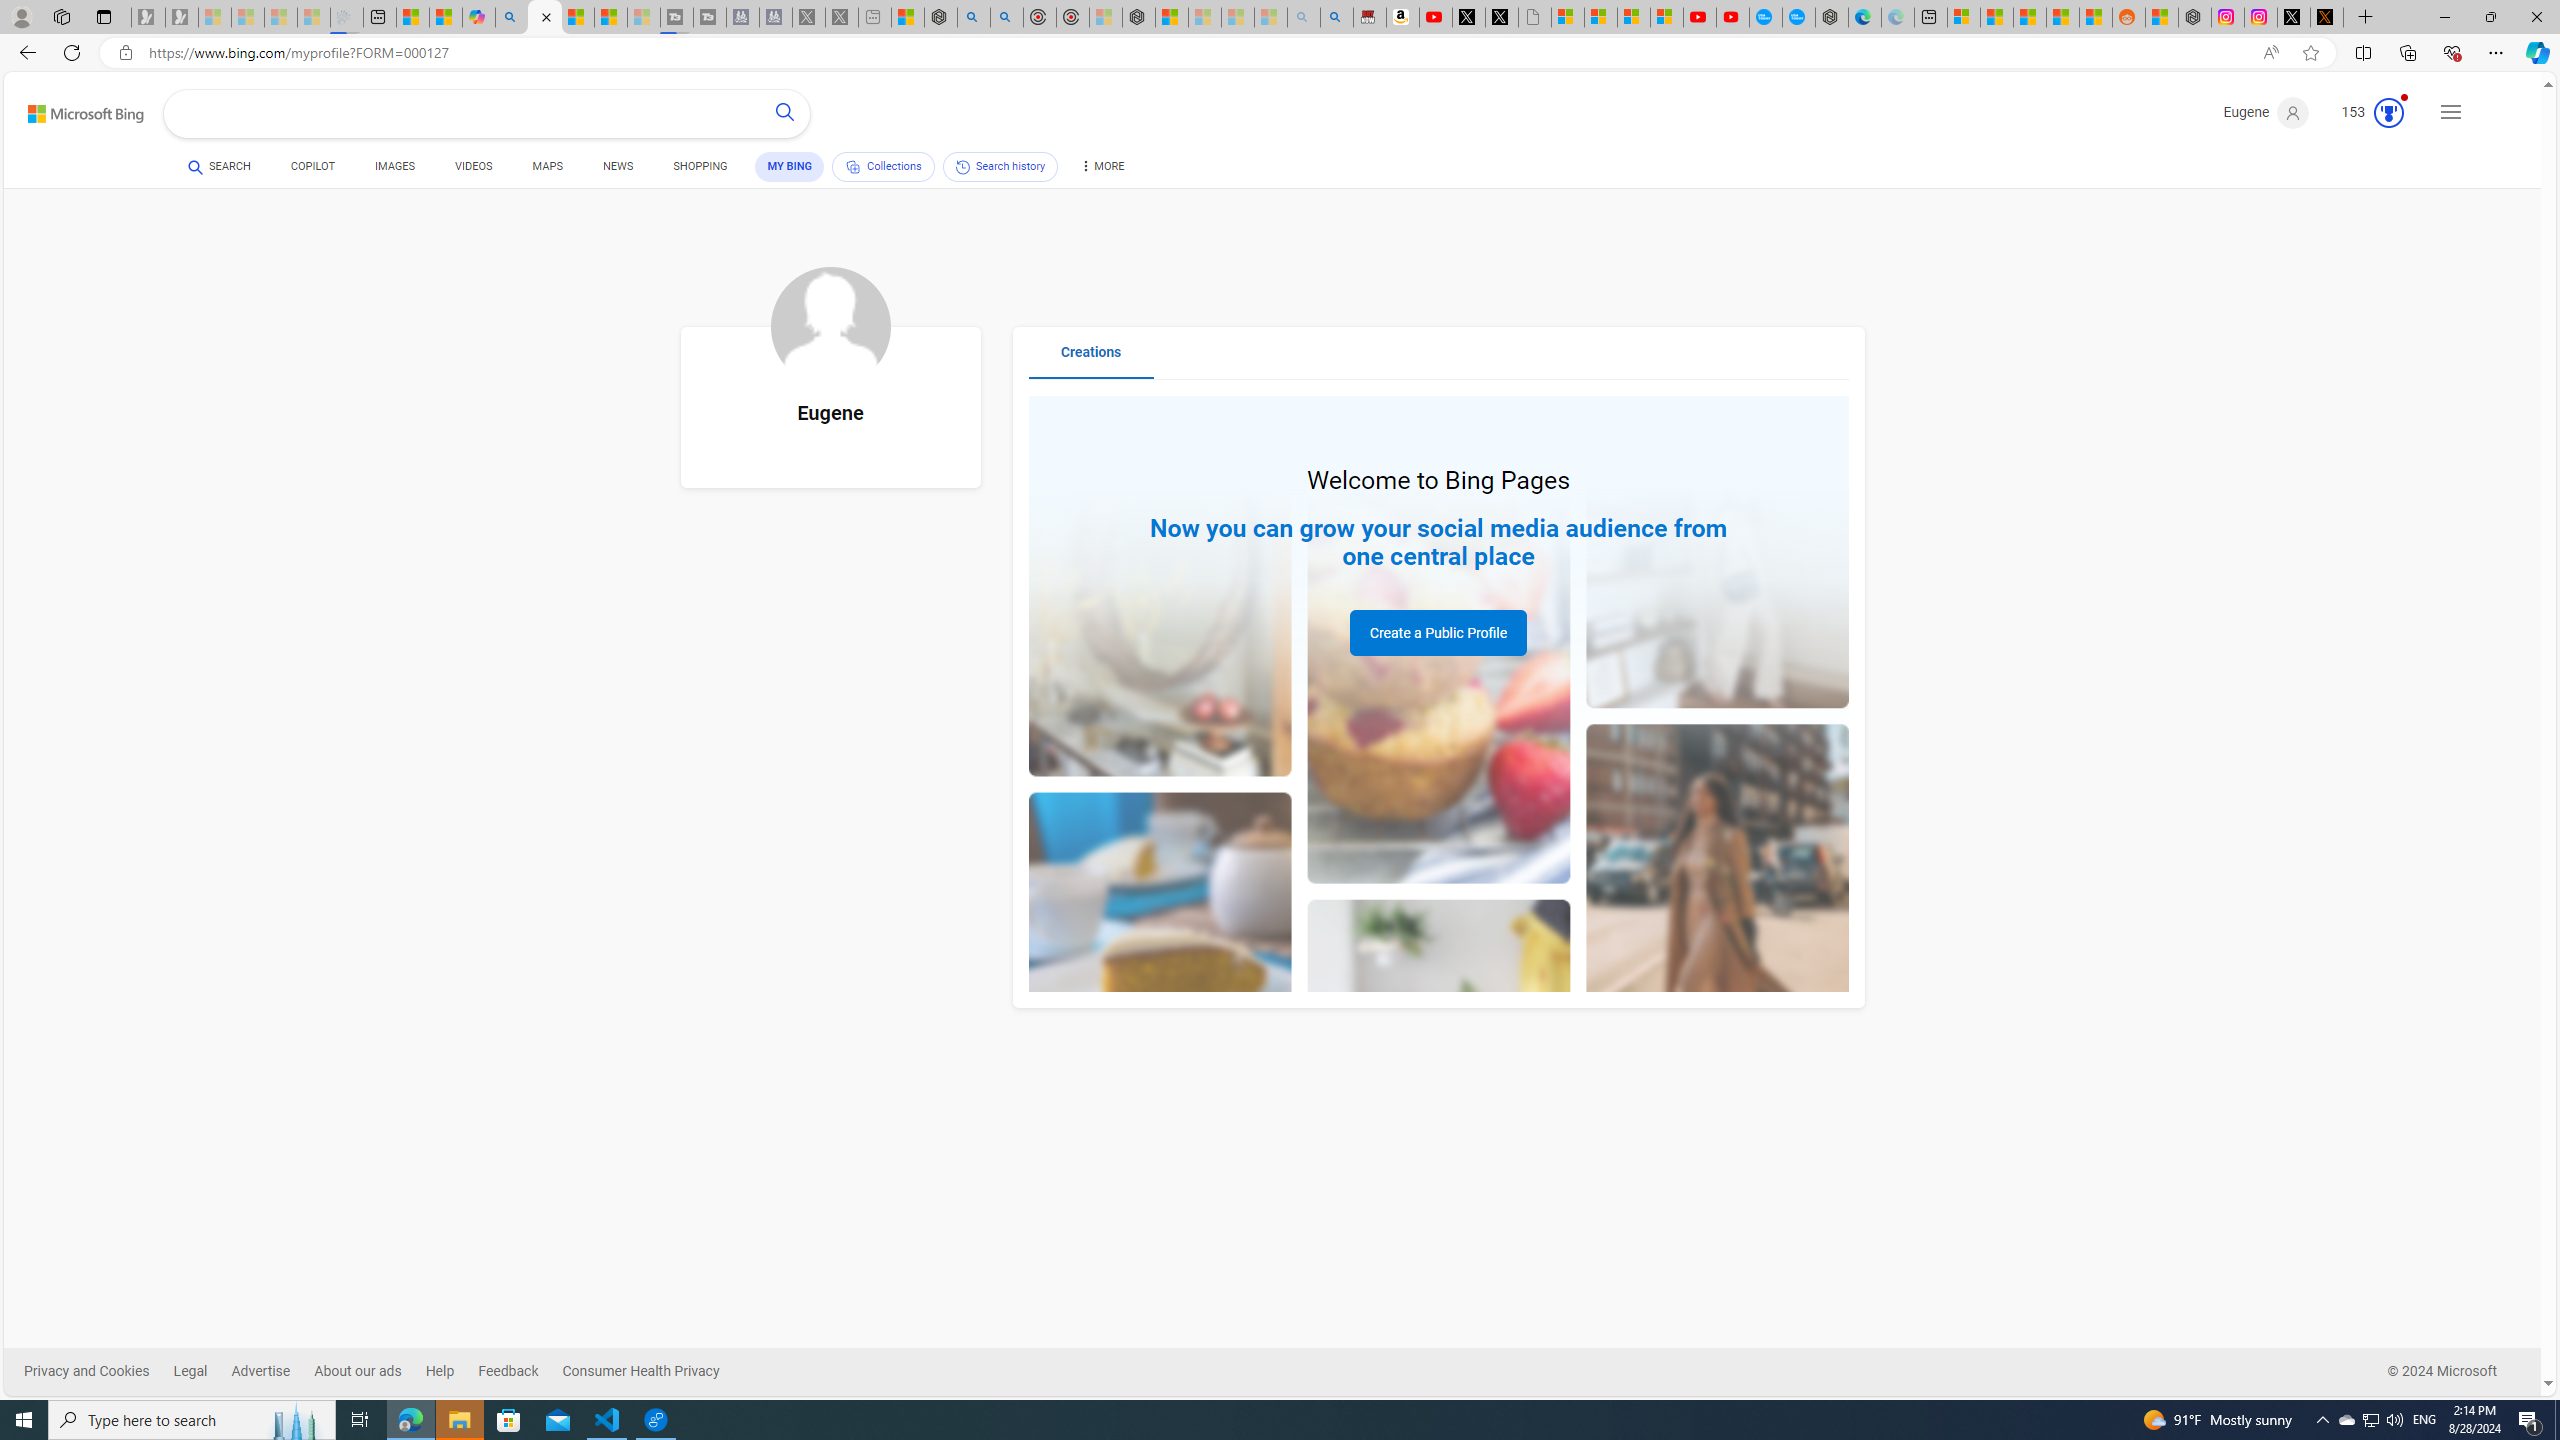 The height and width of the screenshot is (1440, 2560). Describe the element at coordinates (2388, 112) in the screenshot. I see `'Class: medal-circled'` at that location.